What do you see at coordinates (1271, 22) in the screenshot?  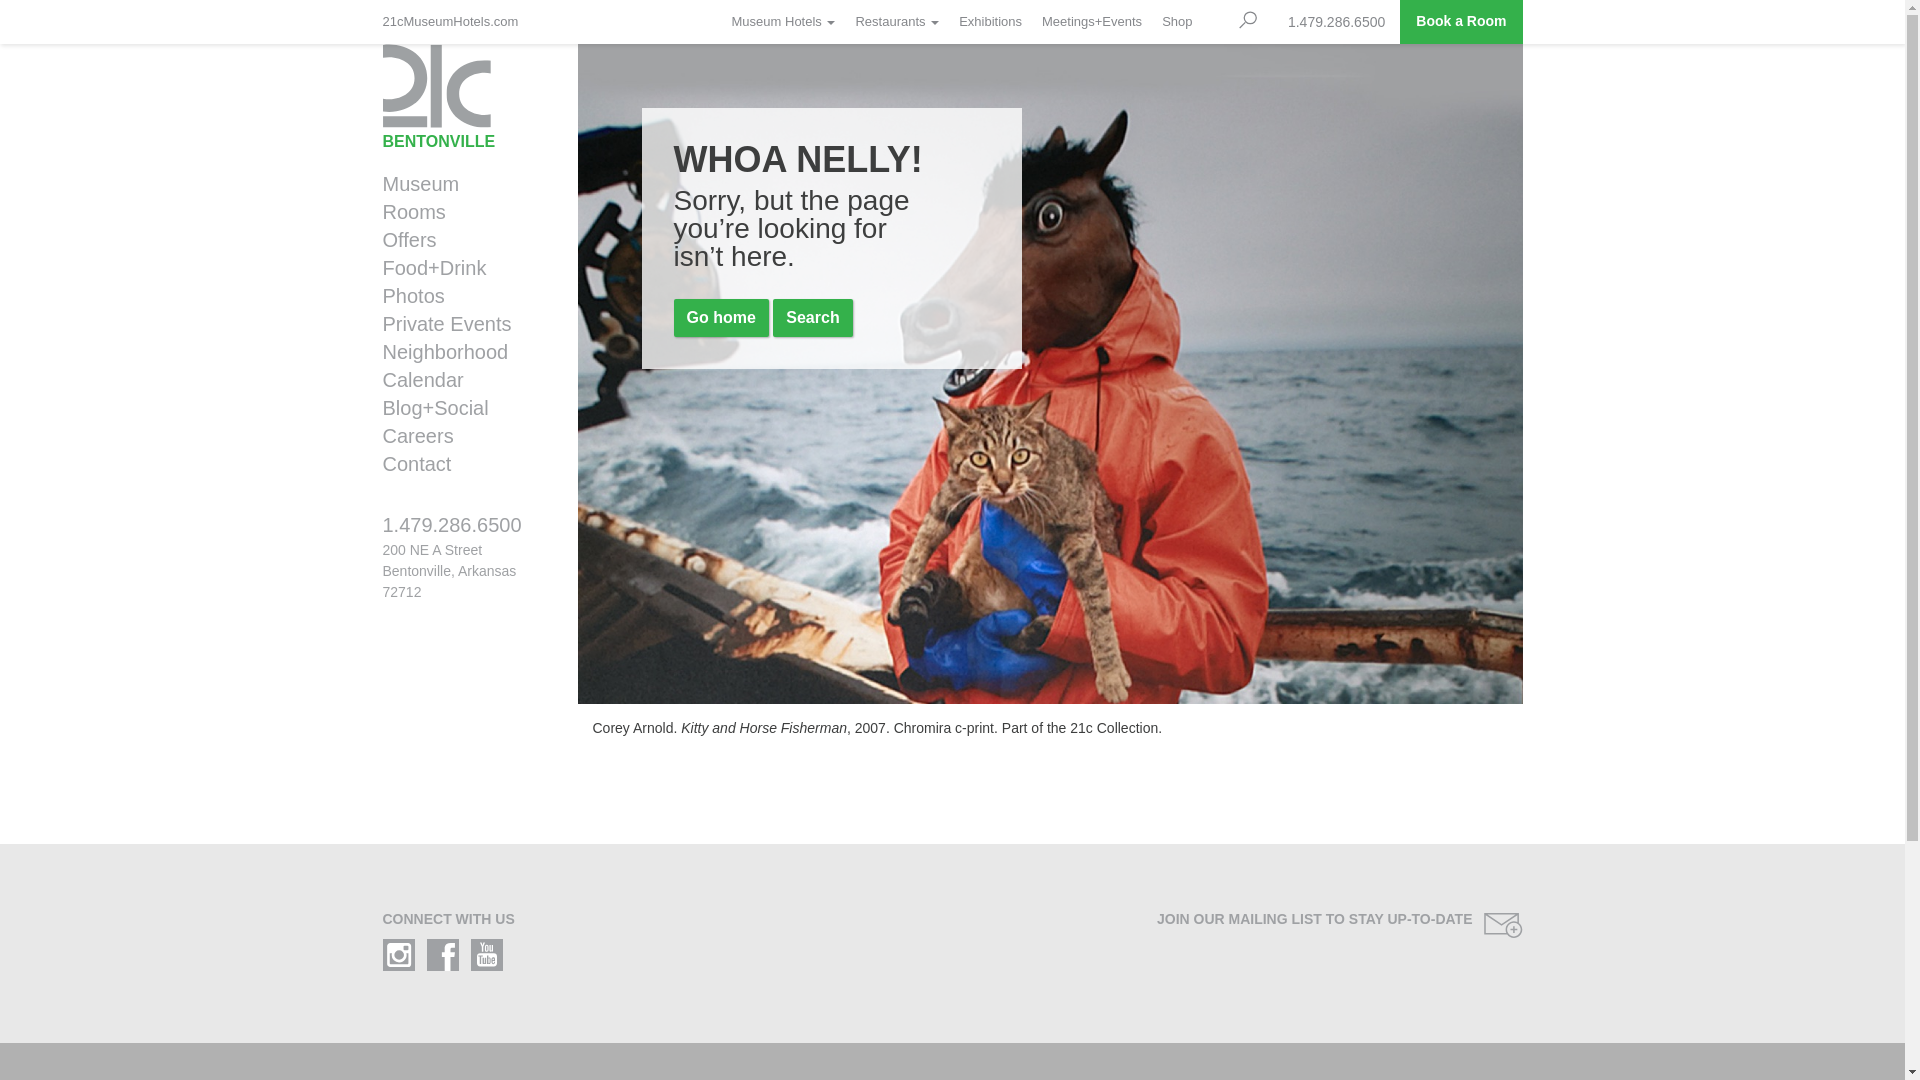 I see `'1.479.286.6500'` at bounding box center [1271, 22].